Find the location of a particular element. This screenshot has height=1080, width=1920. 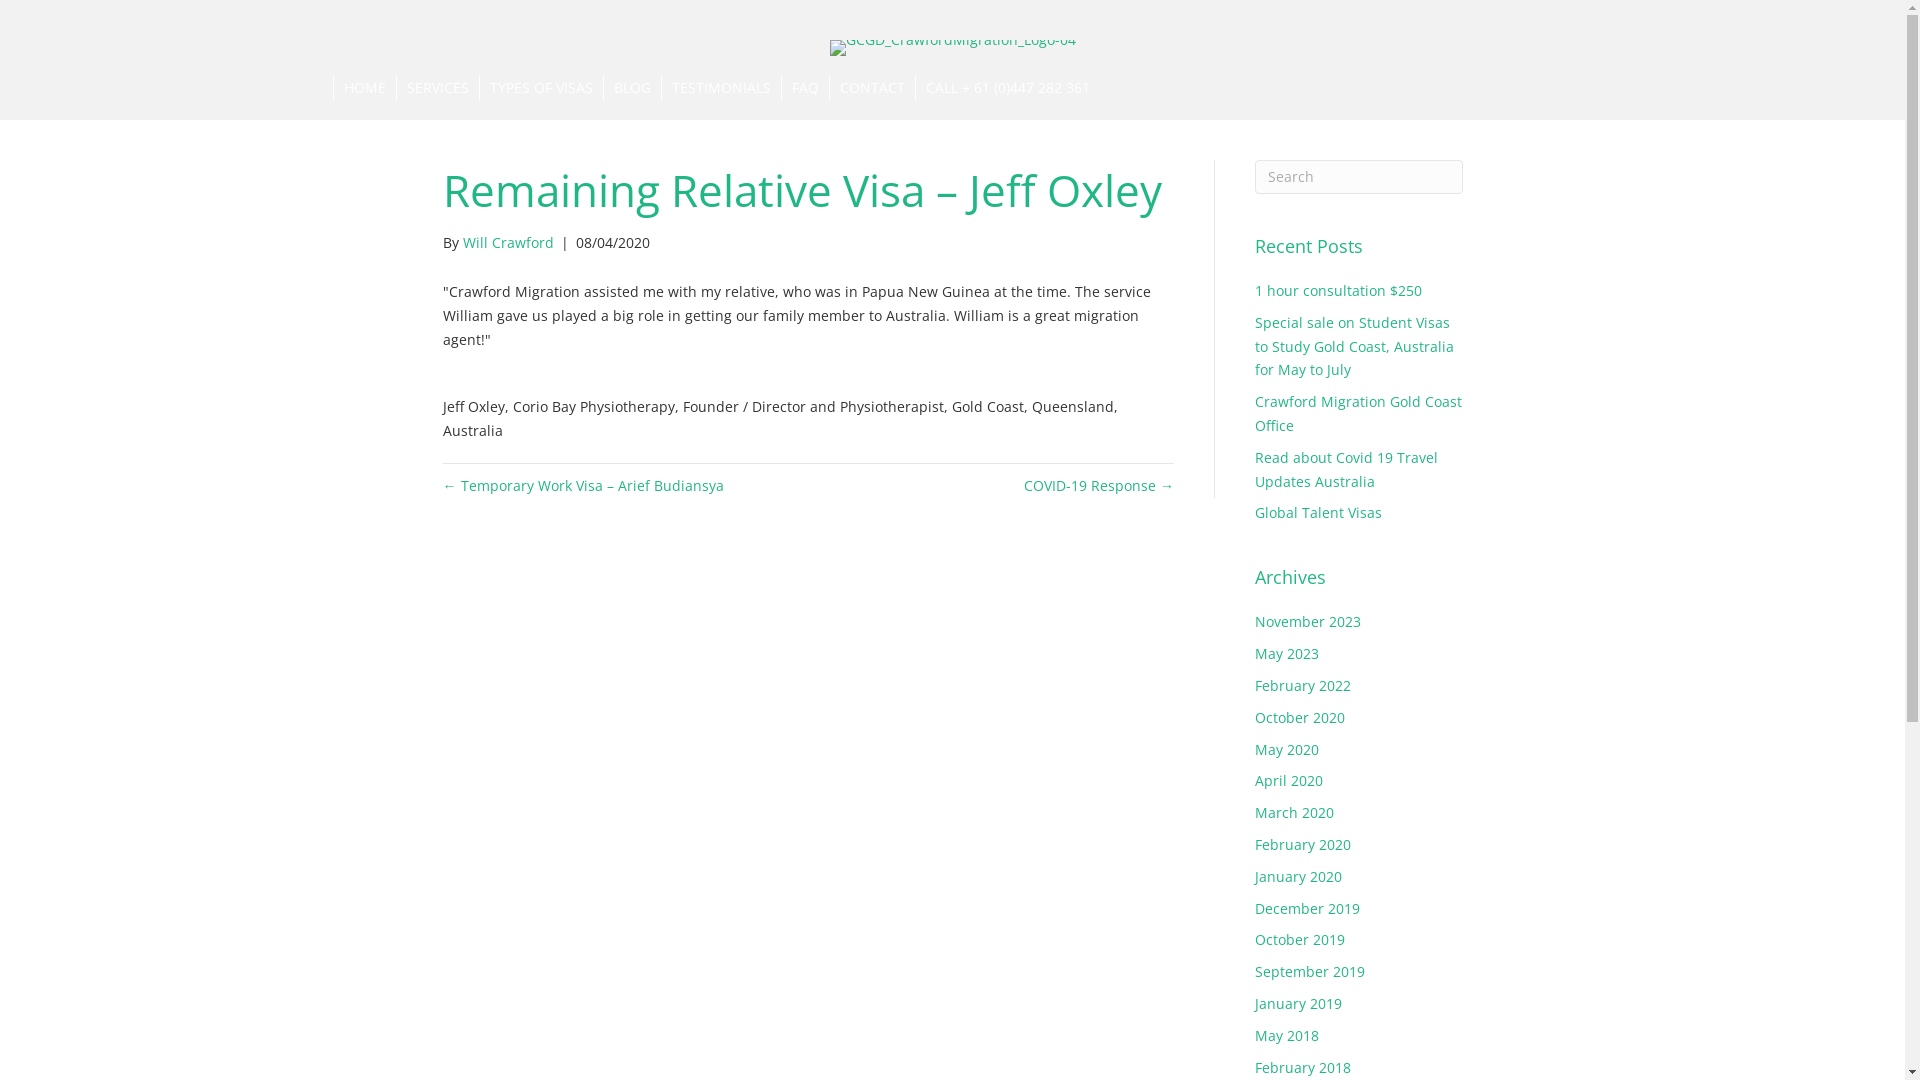

'September 2019' is located at coordinates (1253, 970).